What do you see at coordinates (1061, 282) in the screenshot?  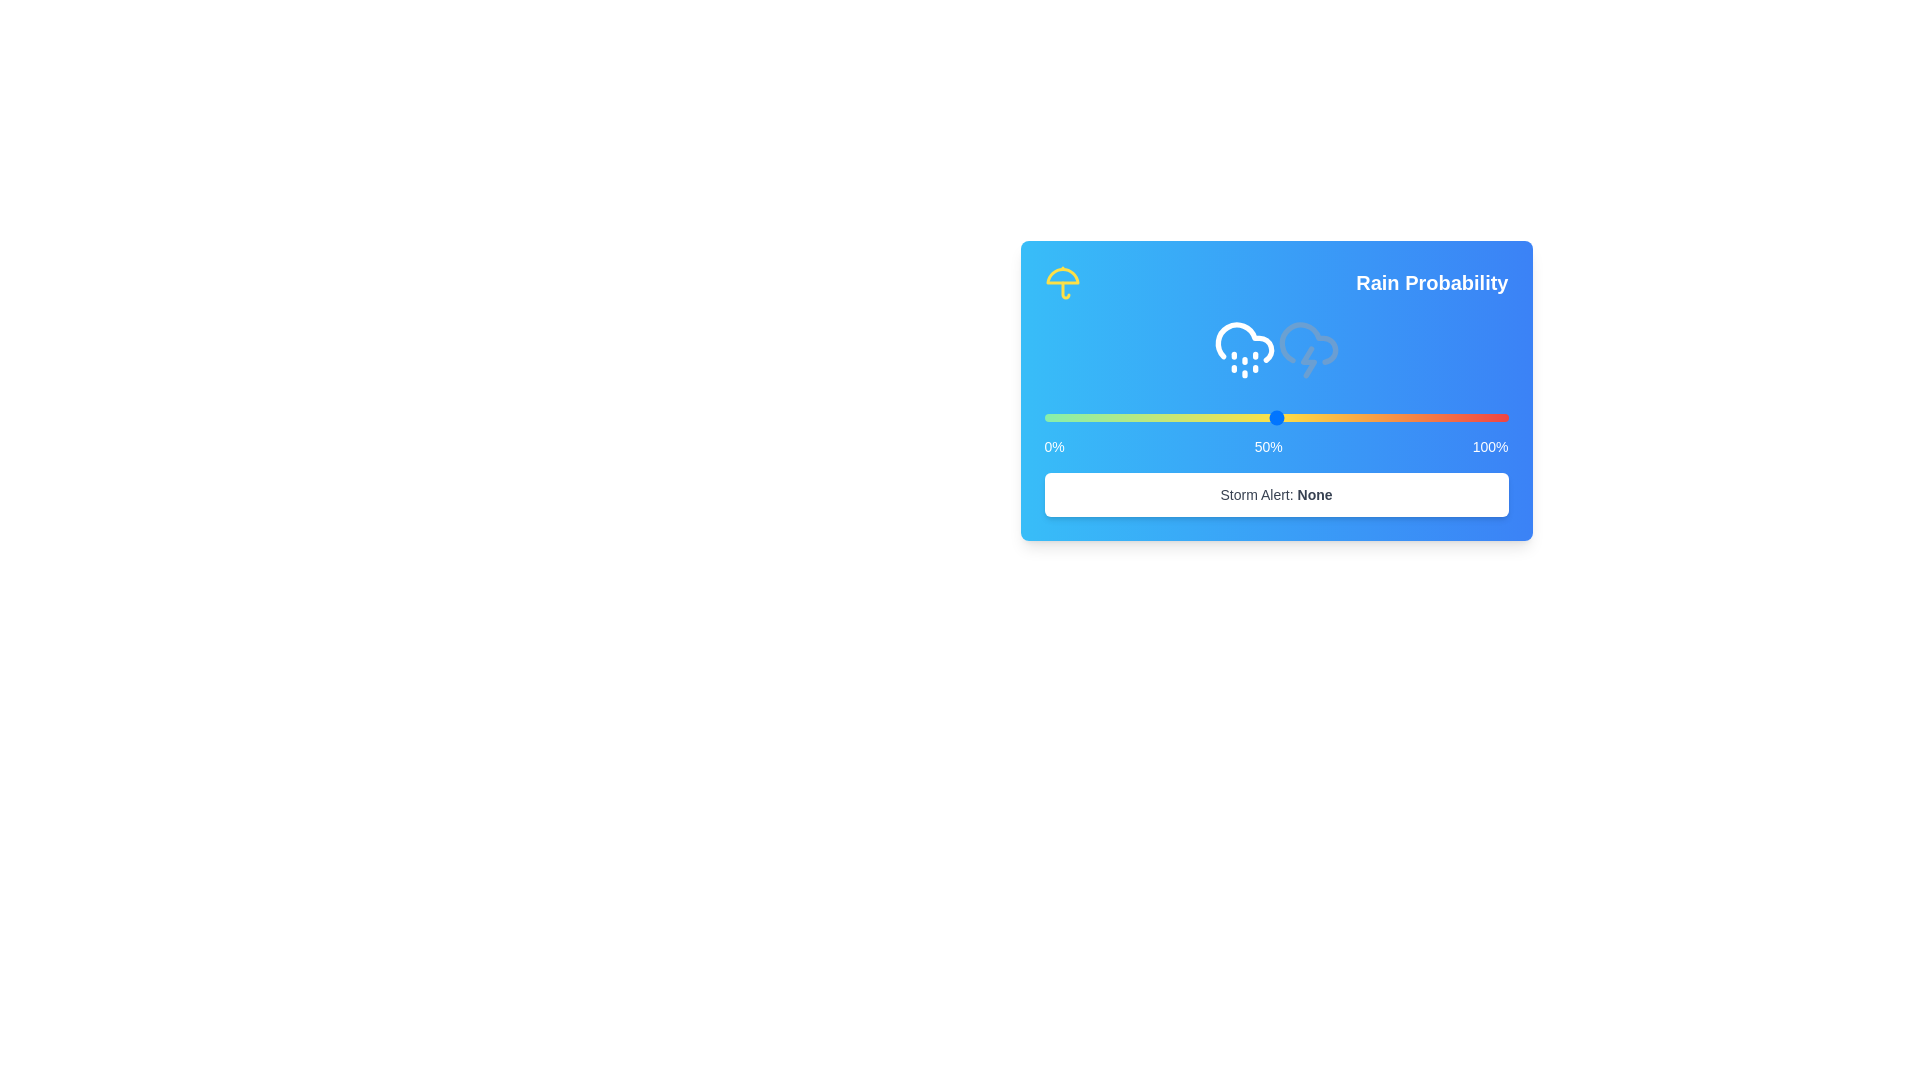 I see `the umbrella icon` at bounding box center [1061, 282].